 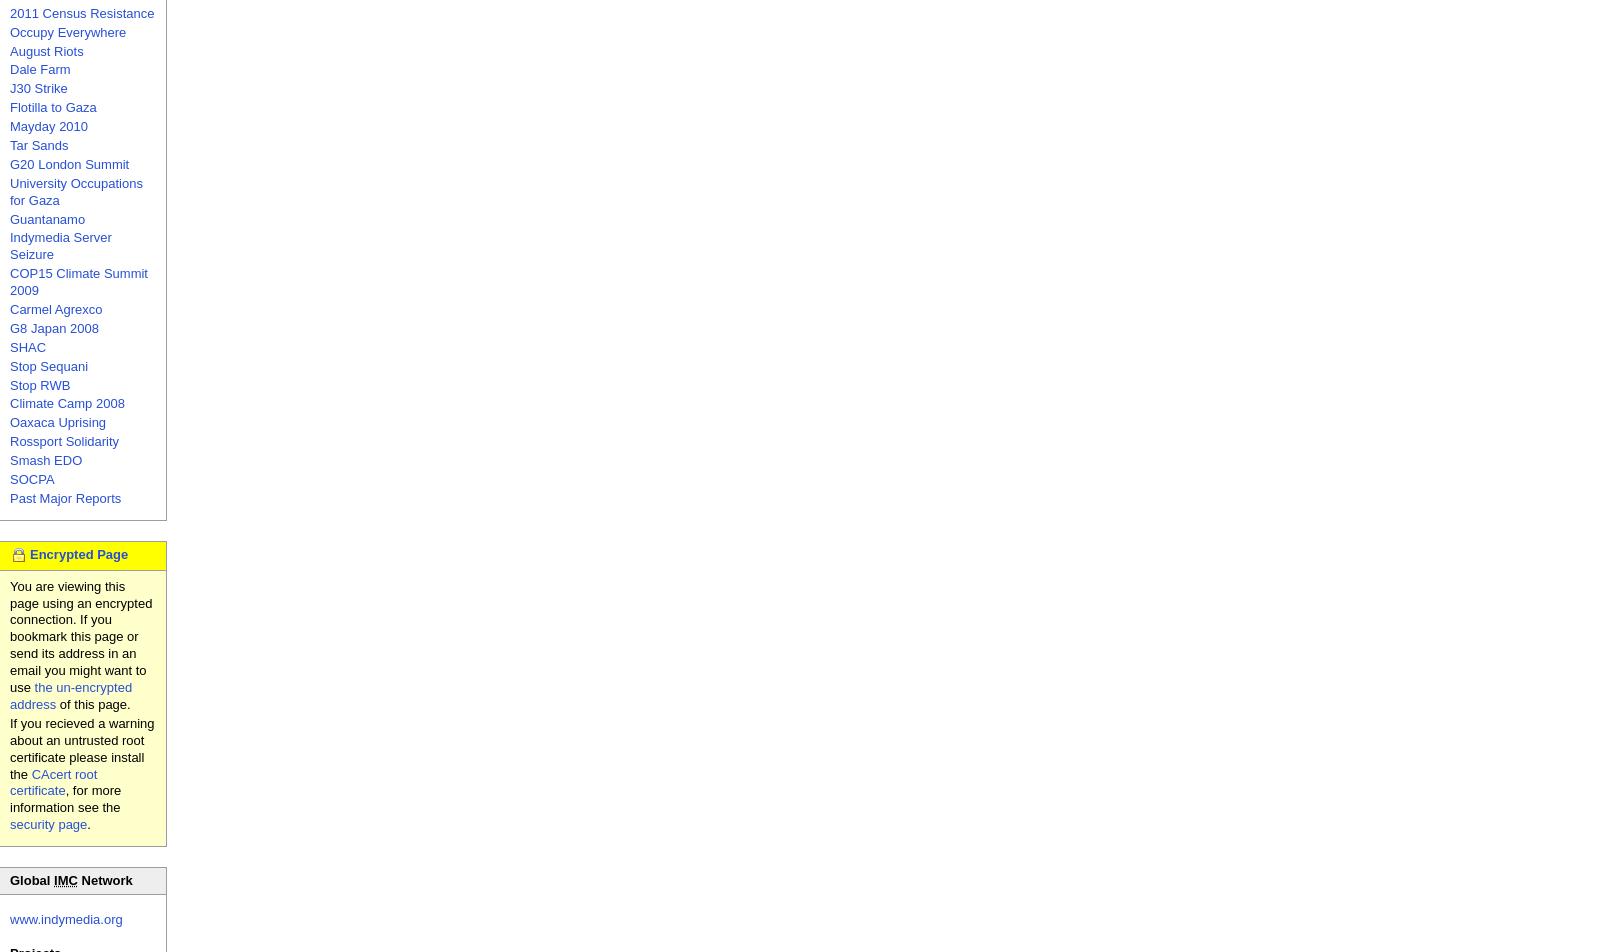 I want to click on 'You are viewing this page using an encrypted connection. 
      If you bookmark this page or send its address in an email 
      you might want to use', so click(x=9, y=636).